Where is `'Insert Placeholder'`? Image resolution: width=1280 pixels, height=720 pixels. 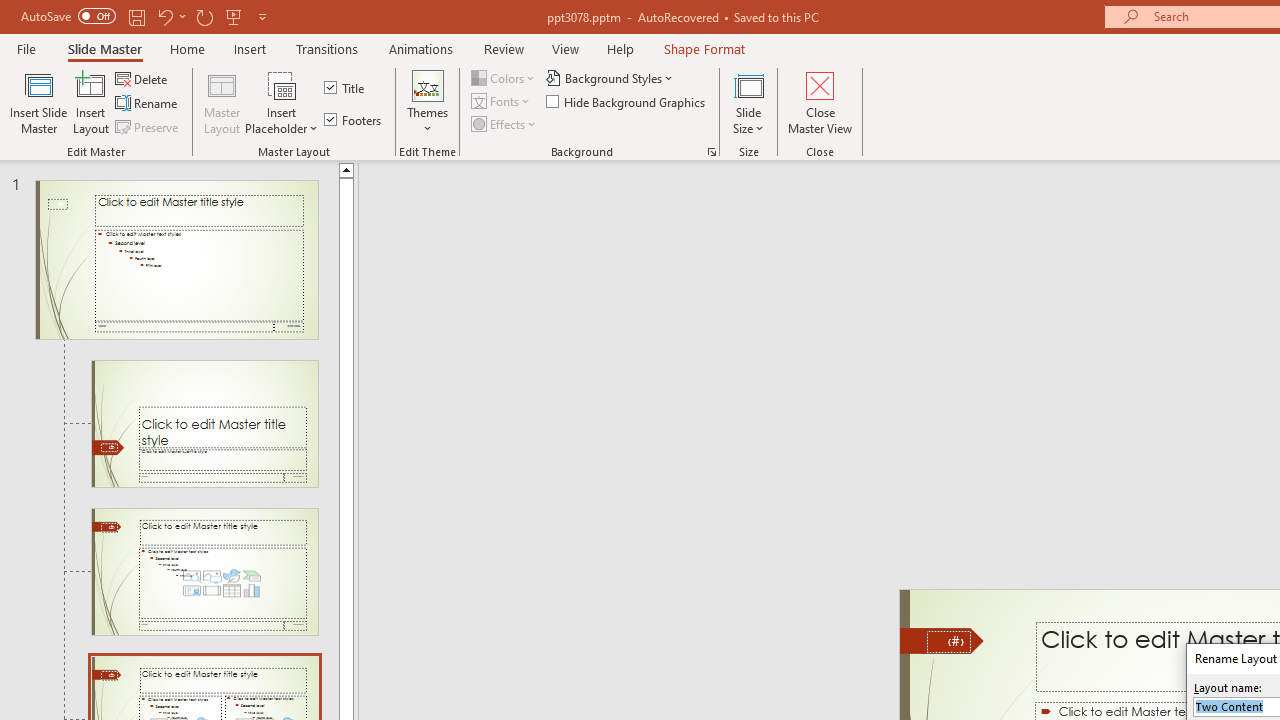
'Insert Placeholder' is located at coordinates (281, 103).